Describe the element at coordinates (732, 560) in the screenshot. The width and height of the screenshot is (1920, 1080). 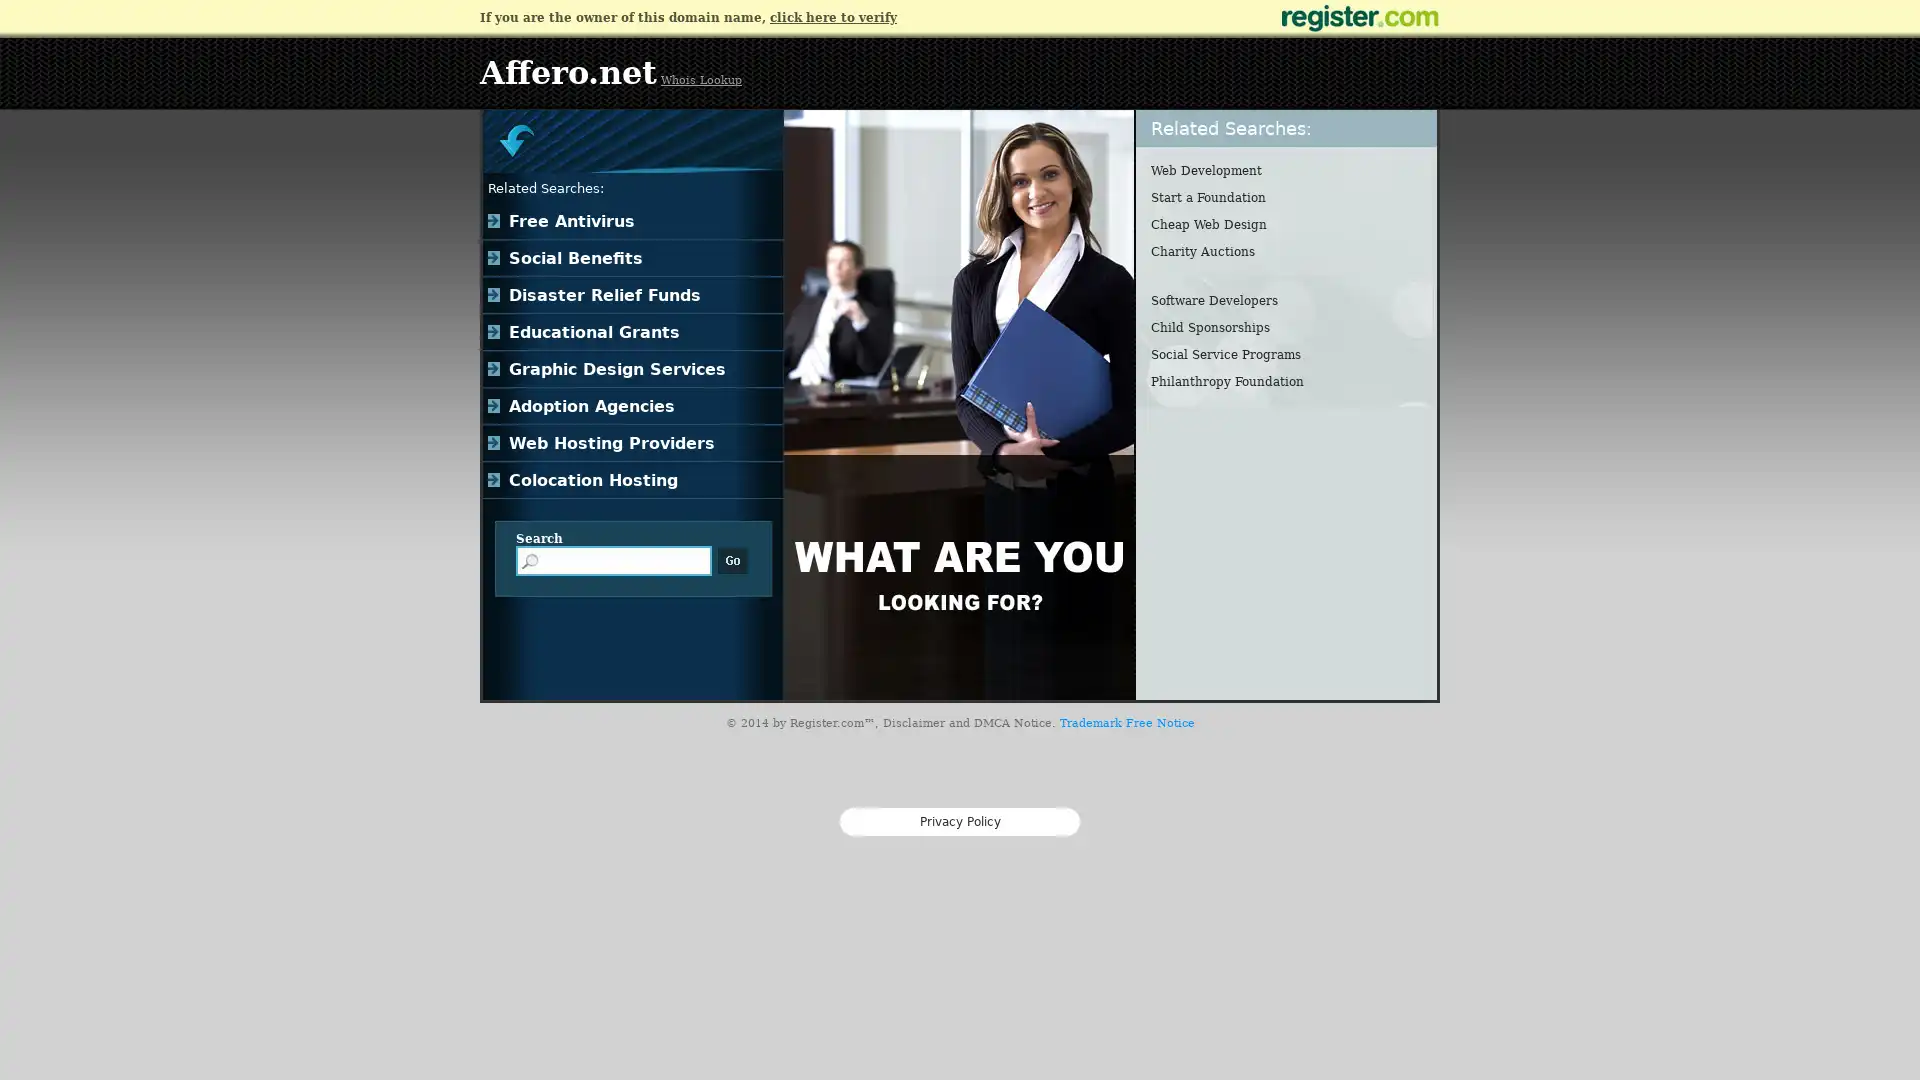
I see `Go` at that location.